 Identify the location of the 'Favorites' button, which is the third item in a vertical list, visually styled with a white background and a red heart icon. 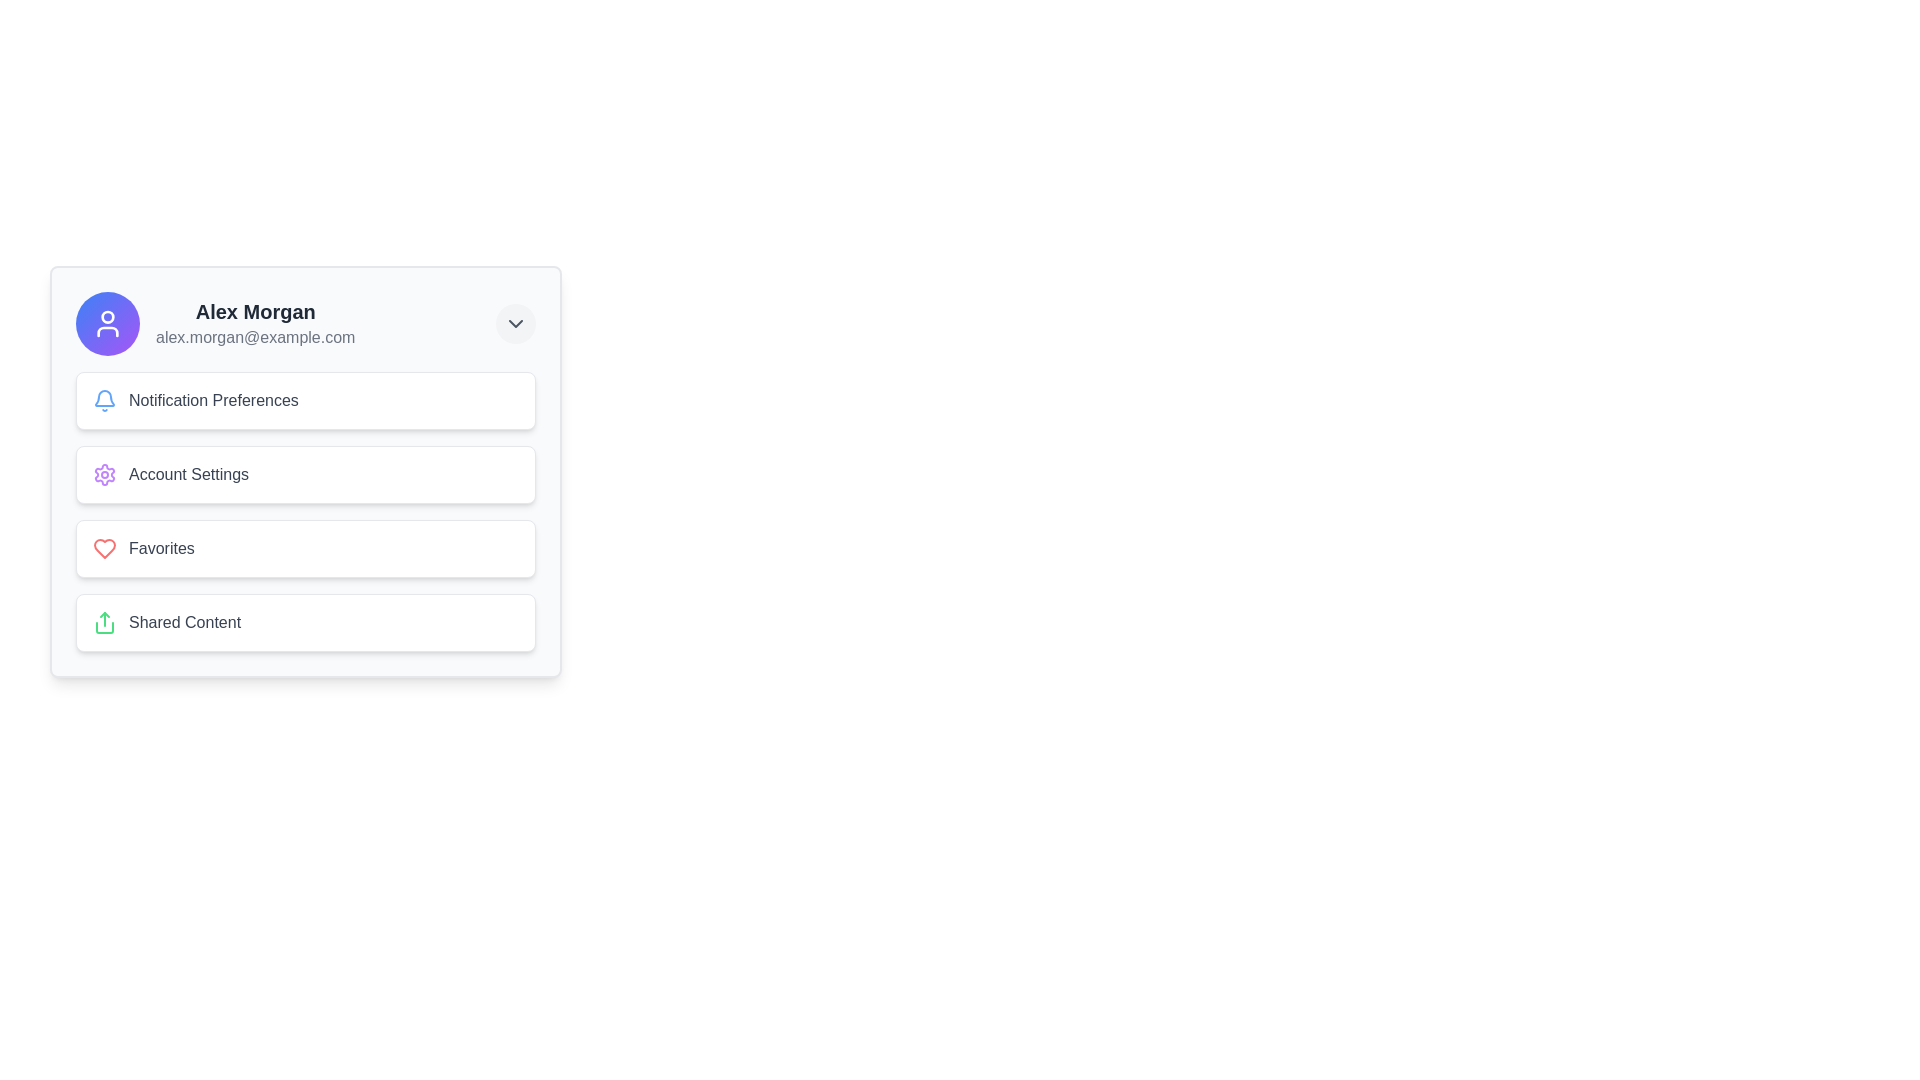
(305, 548).